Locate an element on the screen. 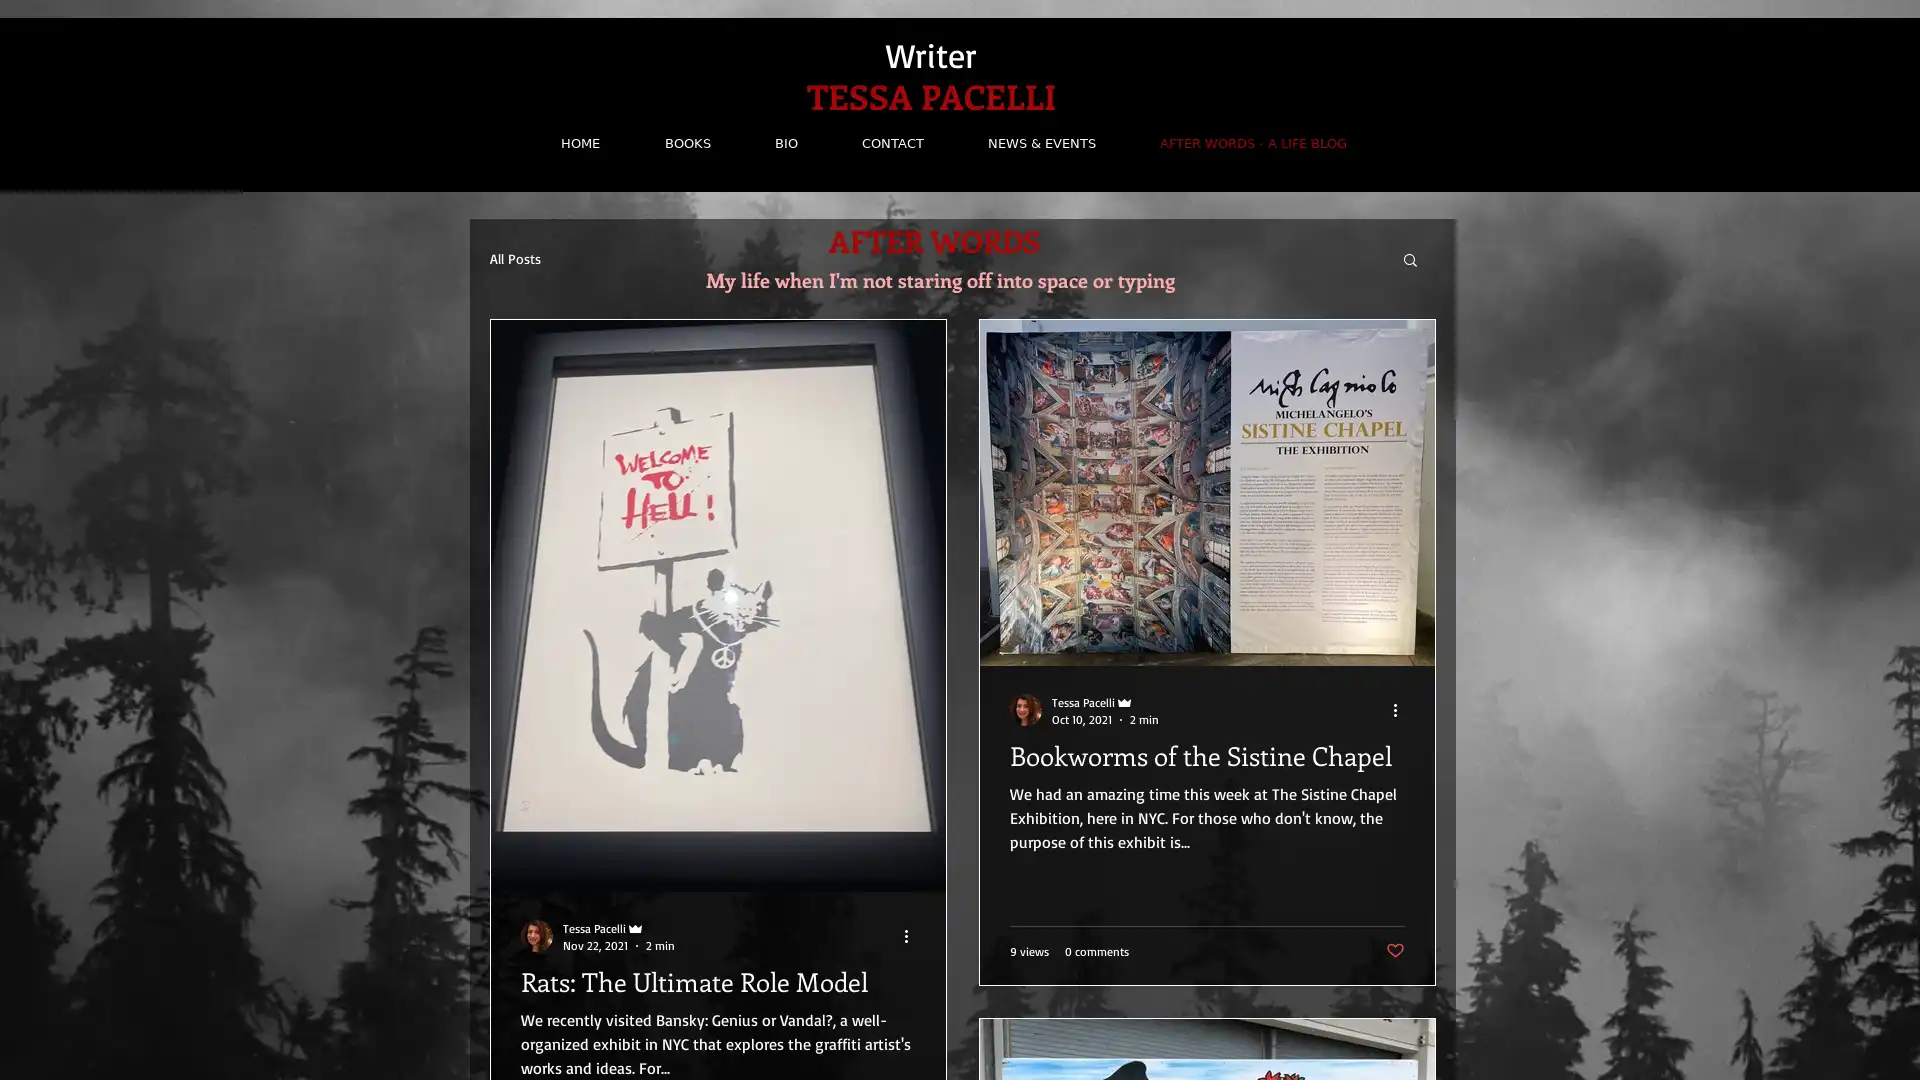  Post not marked as liked is located at coordinates (1394, 949).